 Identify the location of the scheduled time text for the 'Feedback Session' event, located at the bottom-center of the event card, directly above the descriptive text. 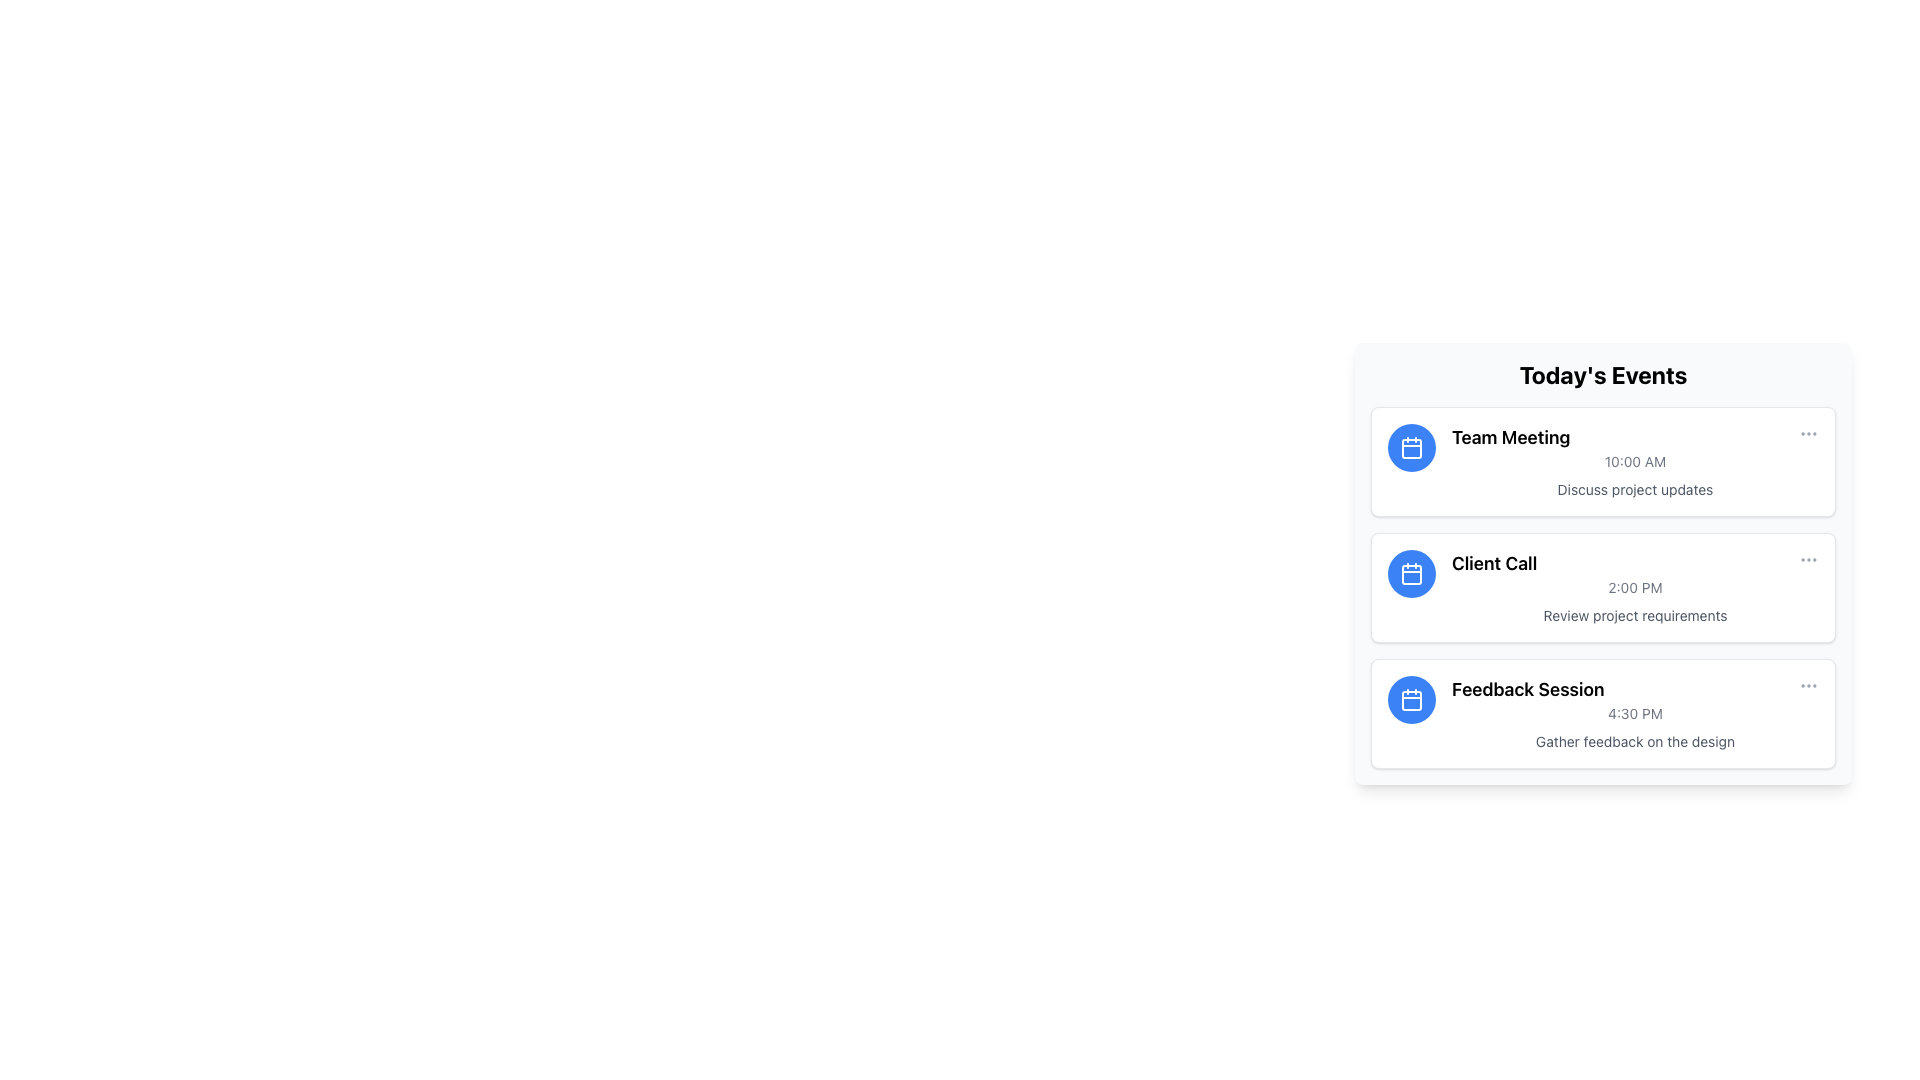
(1635, 712).